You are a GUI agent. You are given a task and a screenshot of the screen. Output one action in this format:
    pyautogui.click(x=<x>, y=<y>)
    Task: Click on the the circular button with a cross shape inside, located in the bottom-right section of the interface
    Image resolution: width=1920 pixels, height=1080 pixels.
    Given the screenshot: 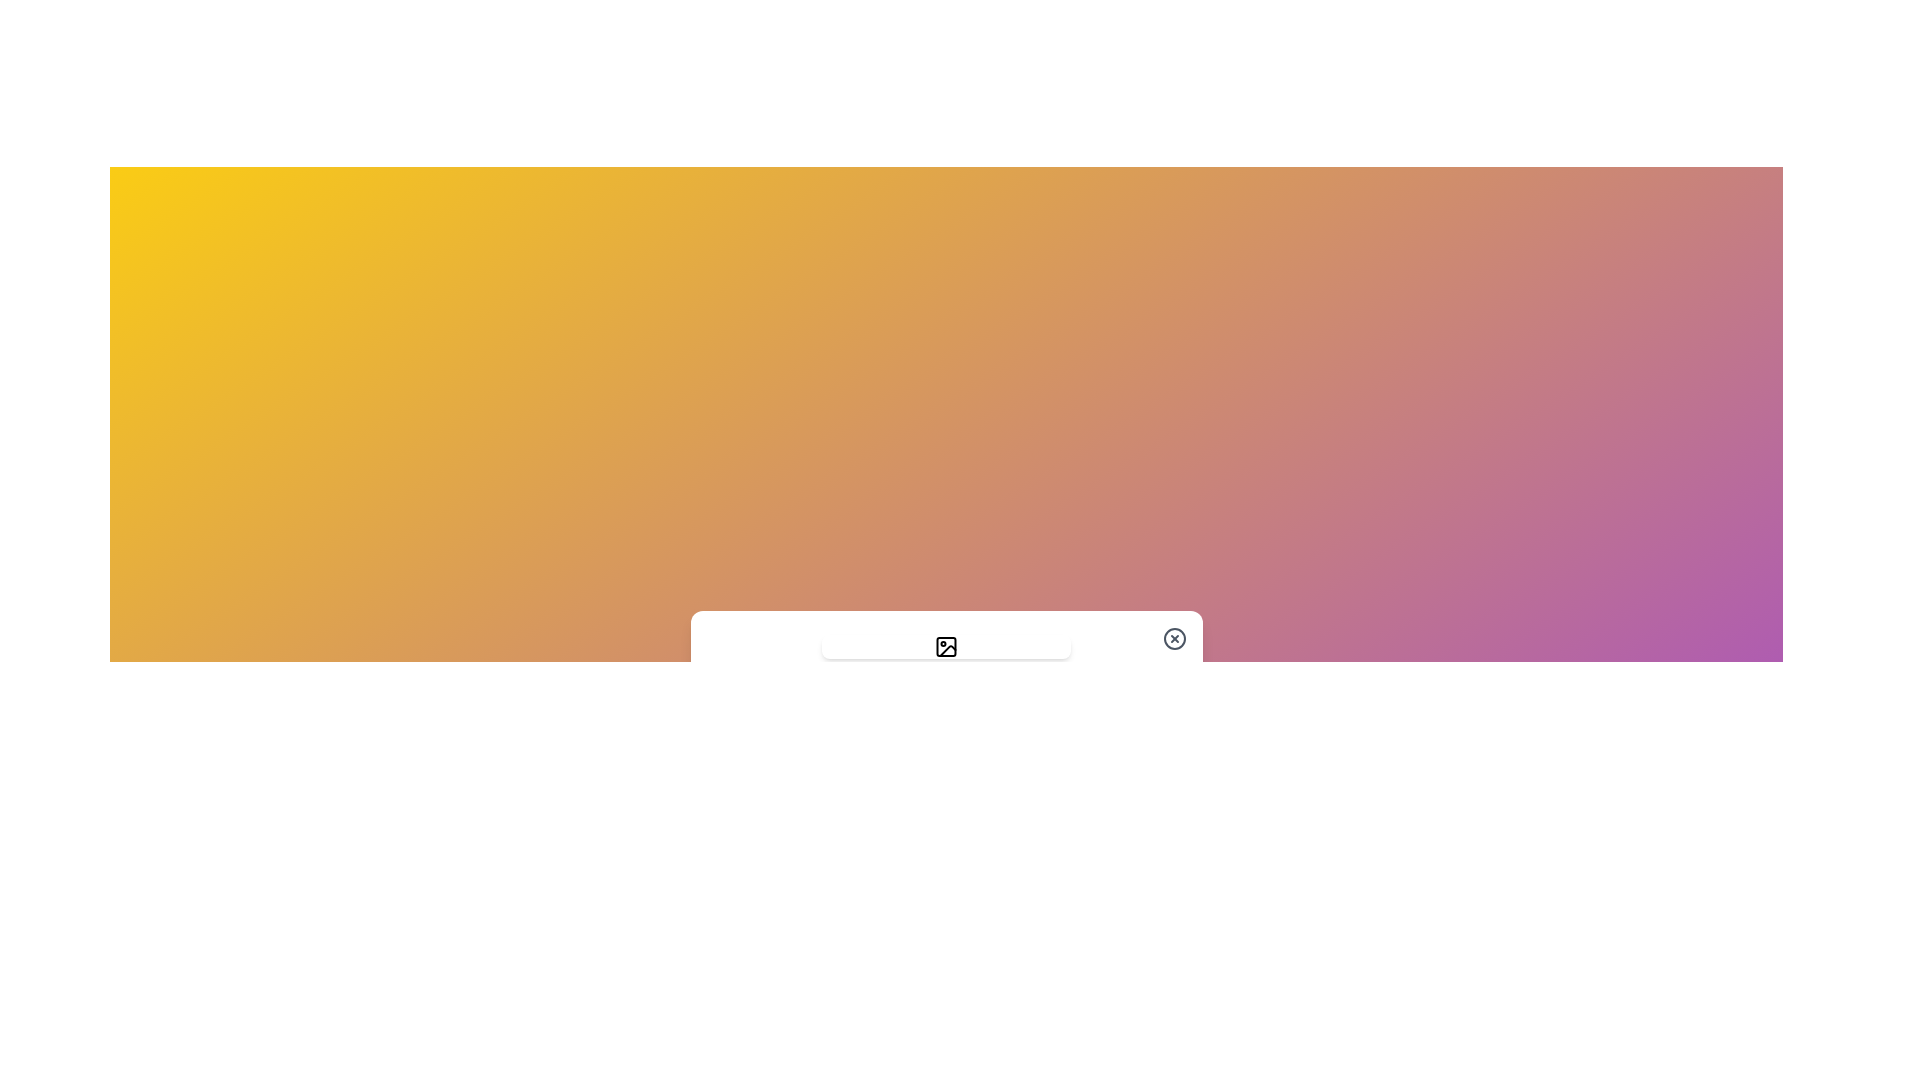 What is the action you would take?
    pyautogui.click(x=1174, y=639)
    